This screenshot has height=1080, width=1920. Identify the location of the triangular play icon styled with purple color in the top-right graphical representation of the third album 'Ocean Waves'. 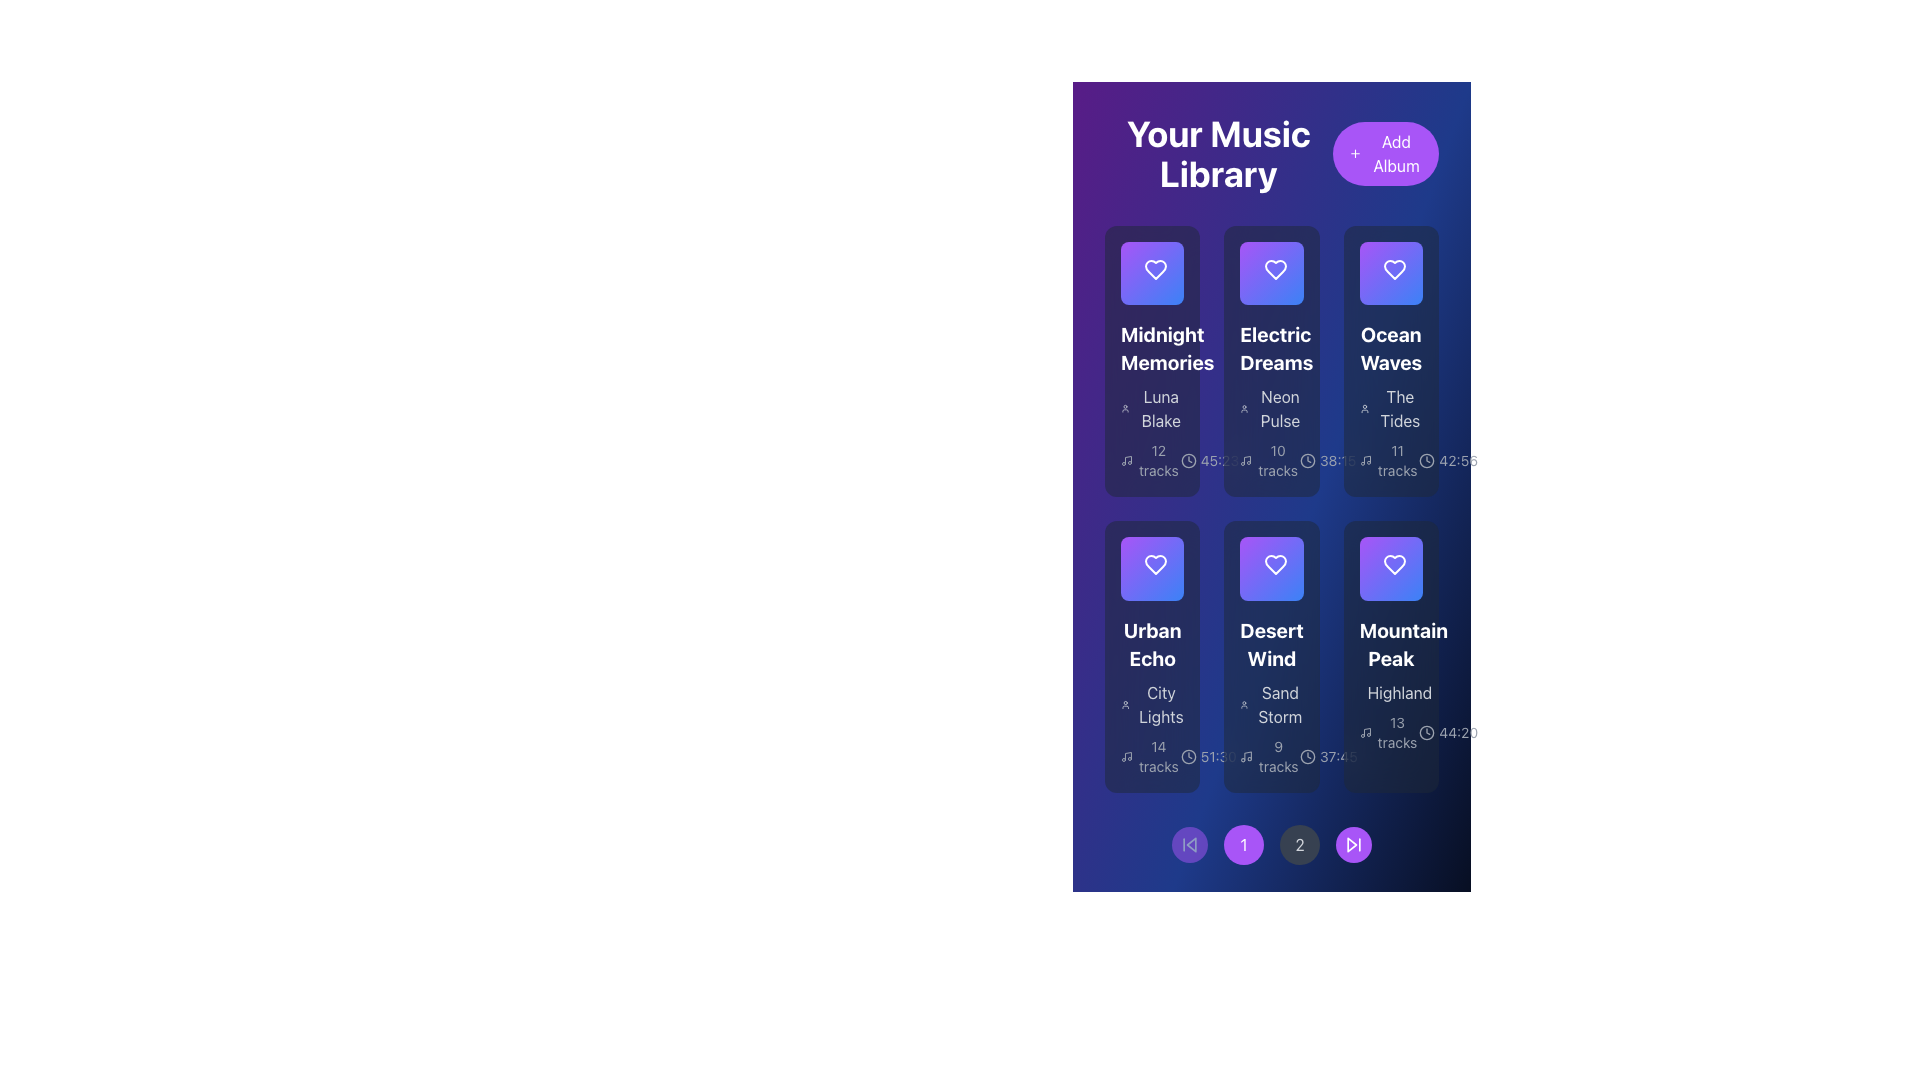
(1390, 273).